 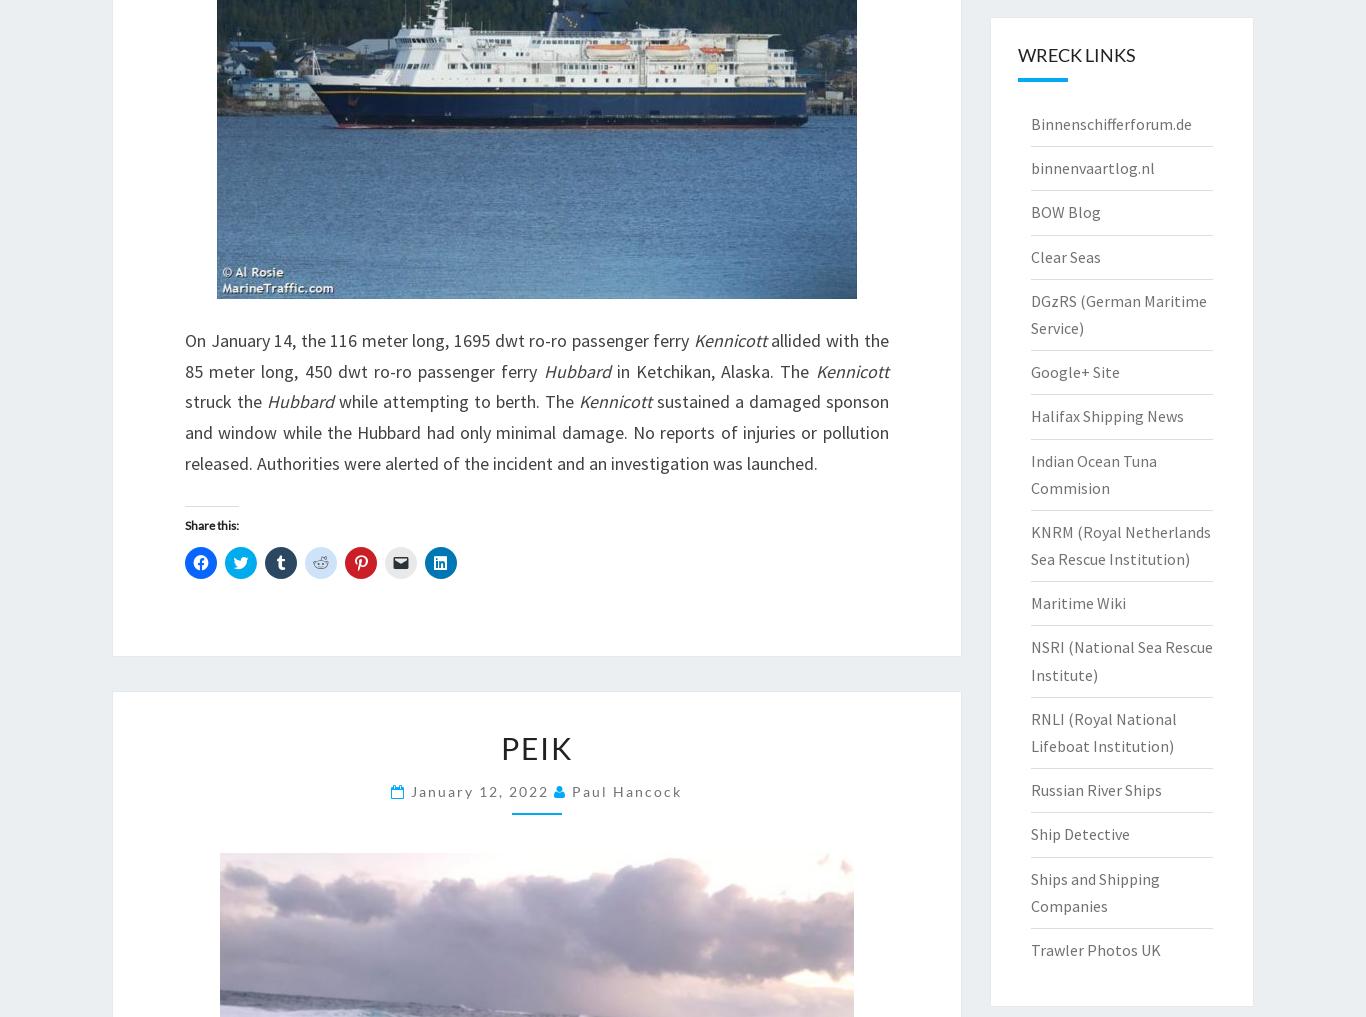 I want to click on 'binnenvaartlog.nl', so click(x=1090, y=167).